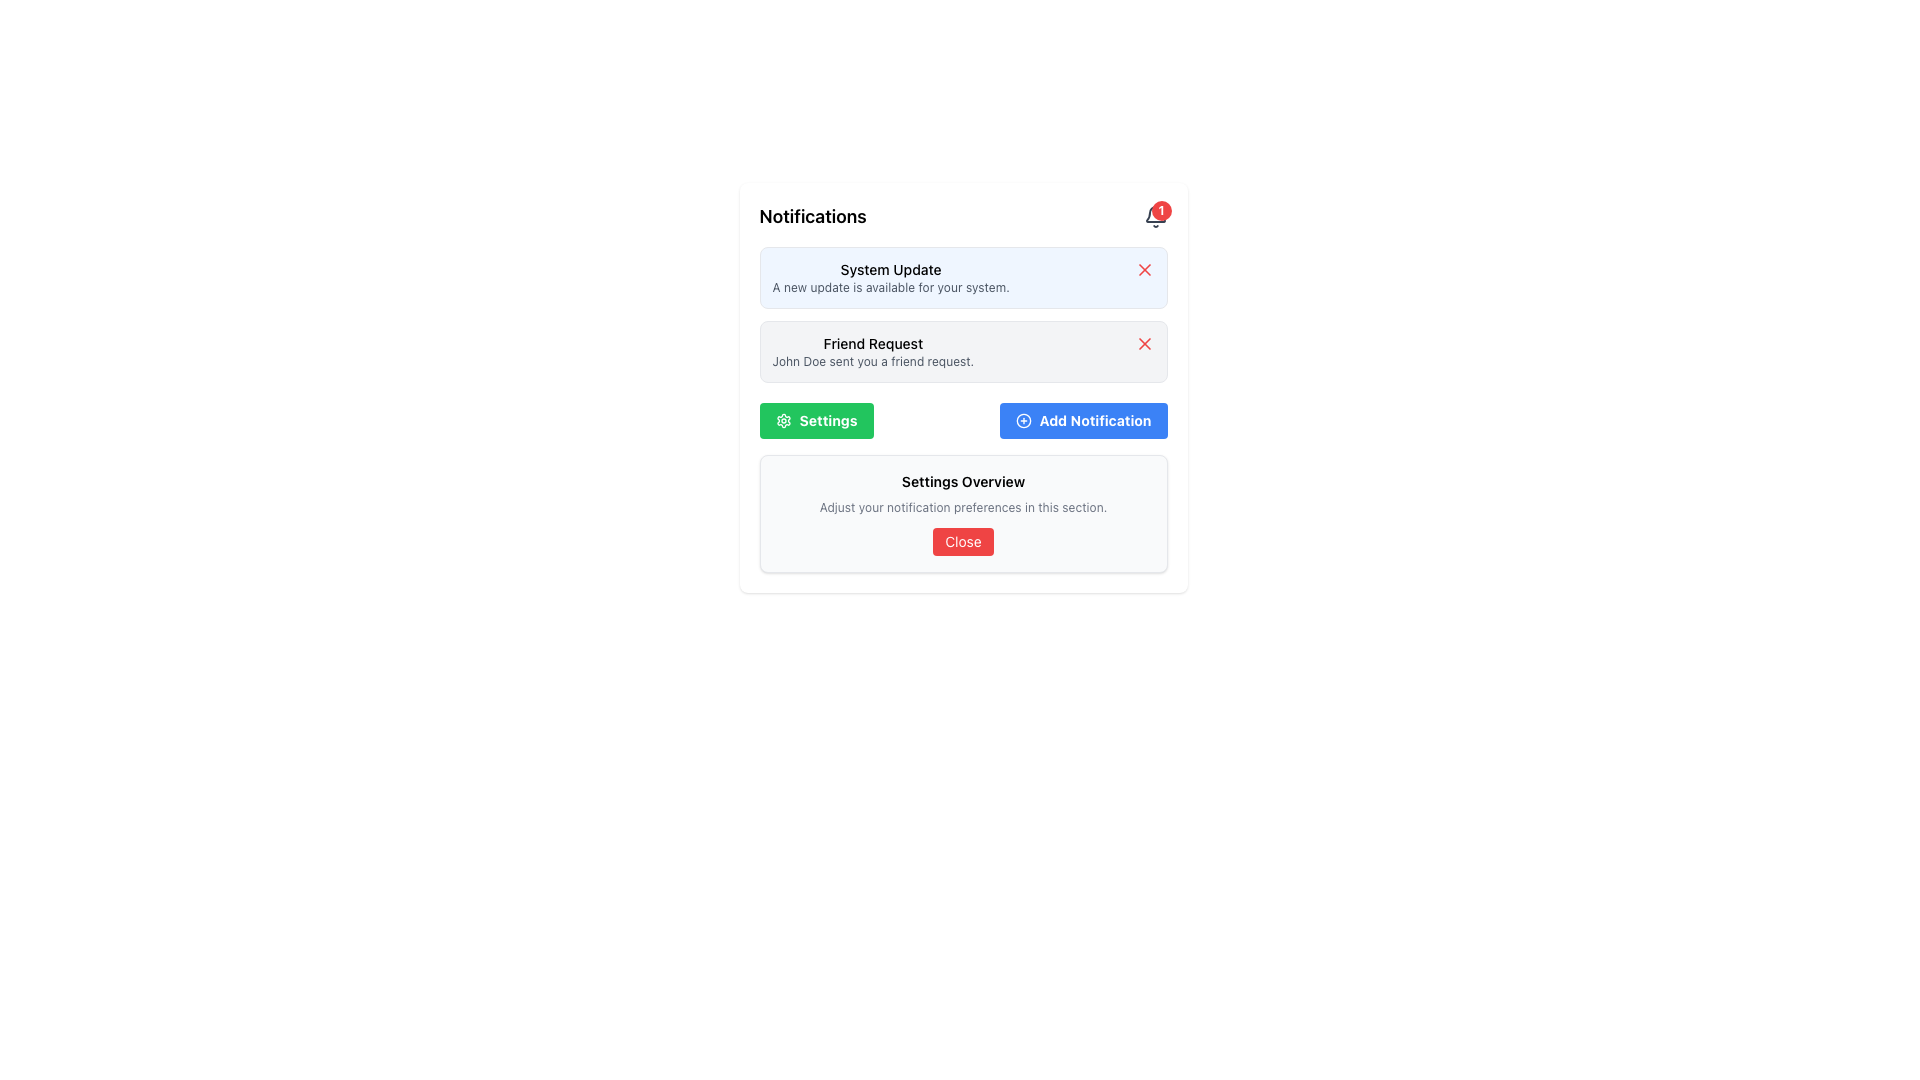 The image size is (1920, 1080). Describe the element at coordinates (1023, 419) in the screenshot. I see `the SVG Circle icon located on the right side of the notification interface` at that location.